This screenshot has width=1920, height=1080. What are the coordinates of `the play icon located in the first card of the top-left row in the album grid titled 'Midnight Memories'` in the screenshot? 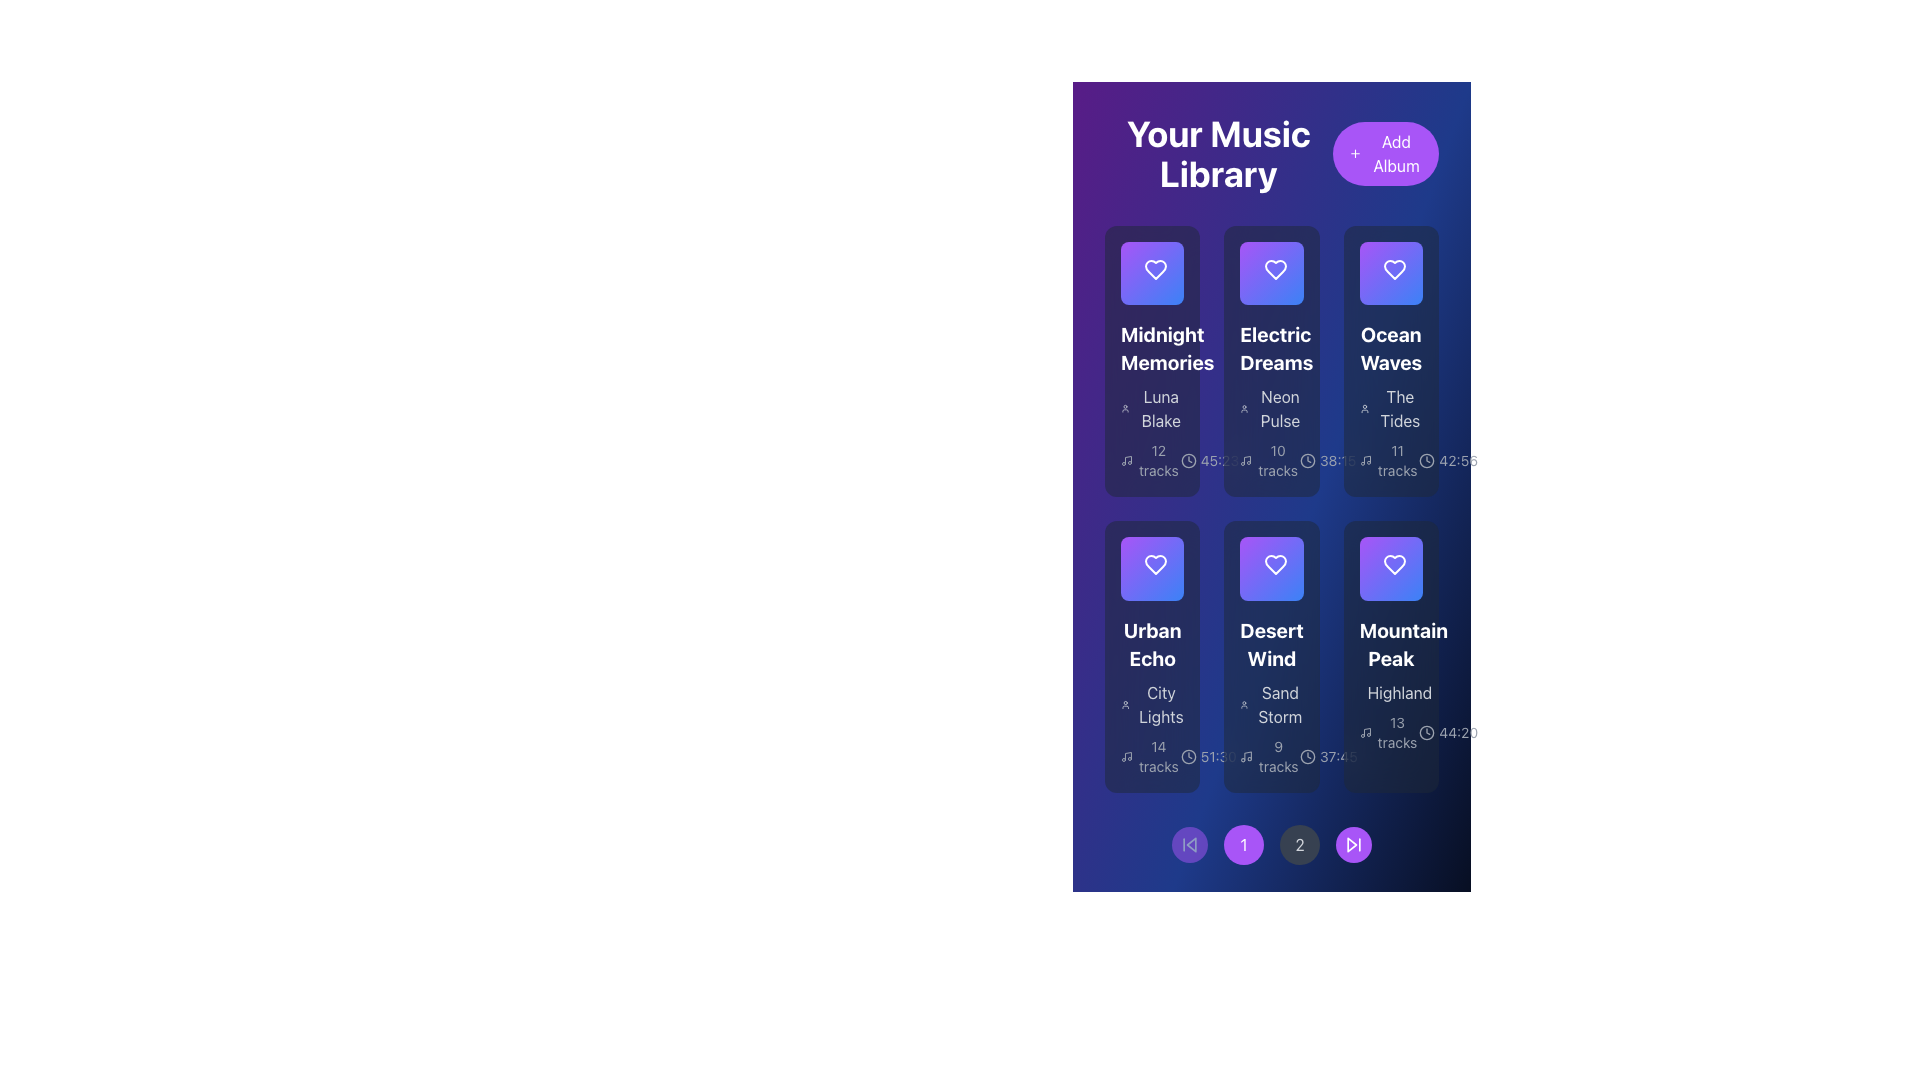 It's located at (1153, 273).